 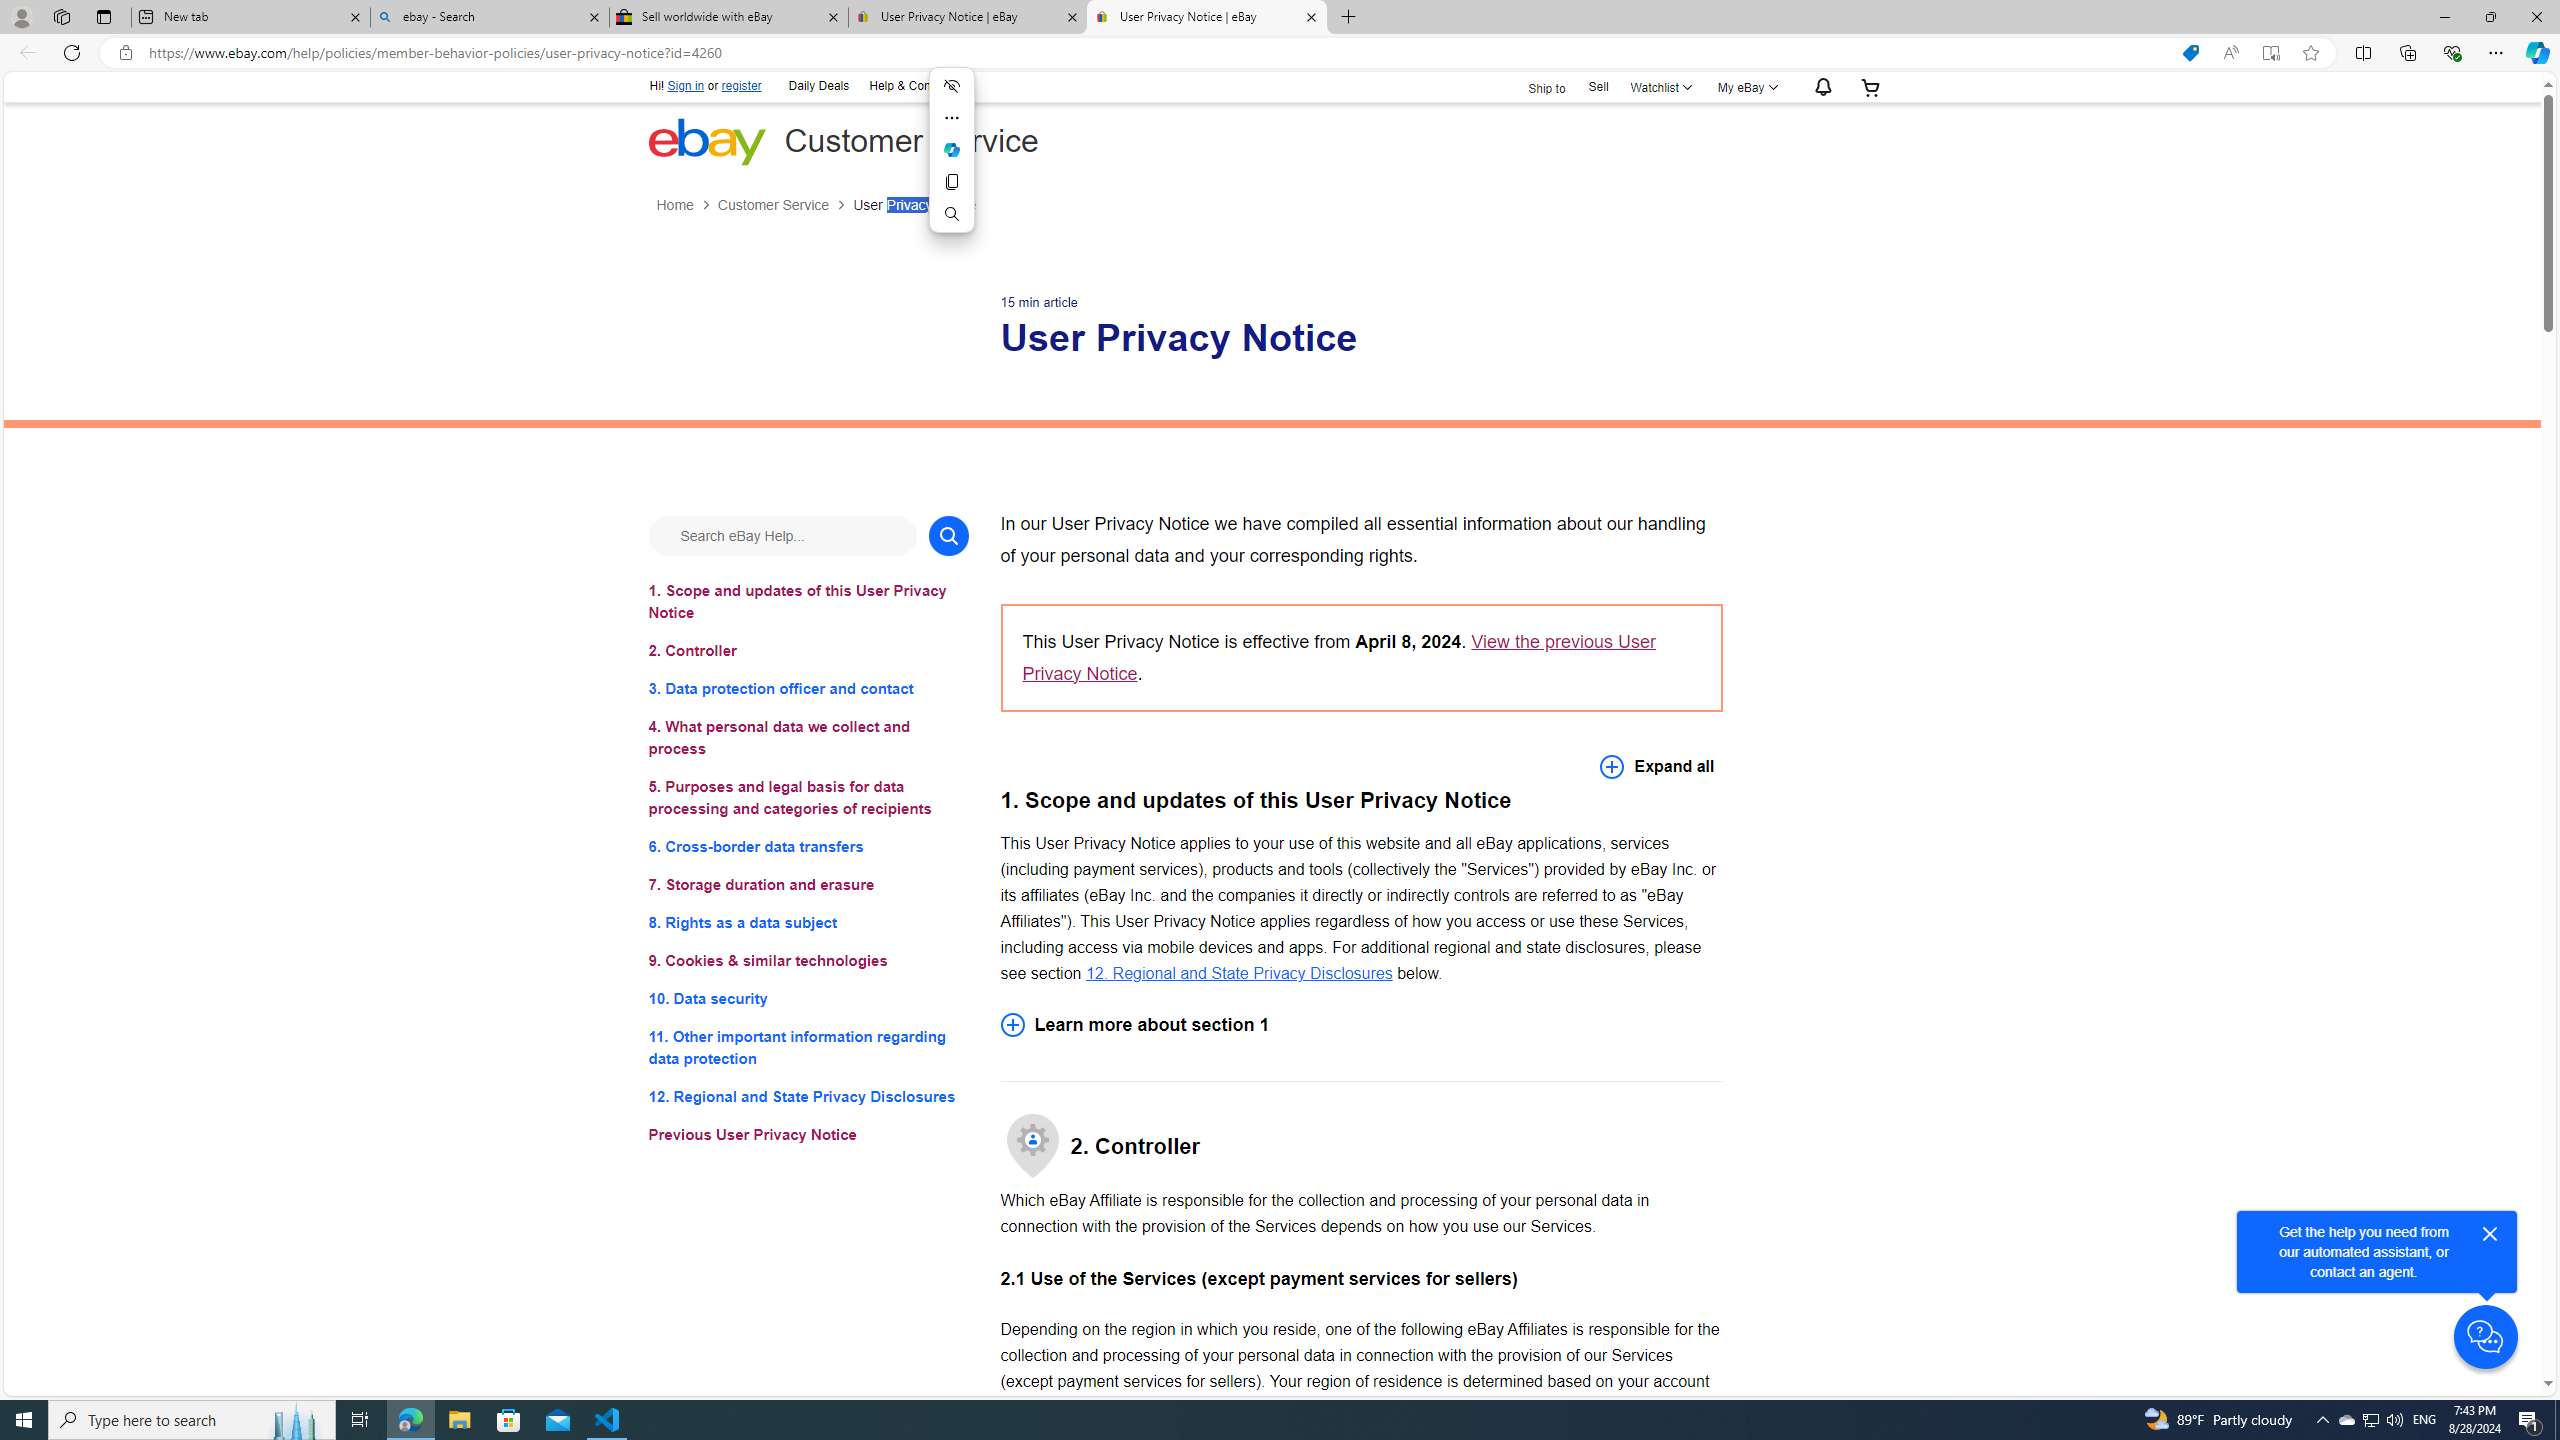 What do you see at coordinates (951, 161) in the screenshot?
I see `'Mini menu on text selection'` at bounding box center [951, 161].